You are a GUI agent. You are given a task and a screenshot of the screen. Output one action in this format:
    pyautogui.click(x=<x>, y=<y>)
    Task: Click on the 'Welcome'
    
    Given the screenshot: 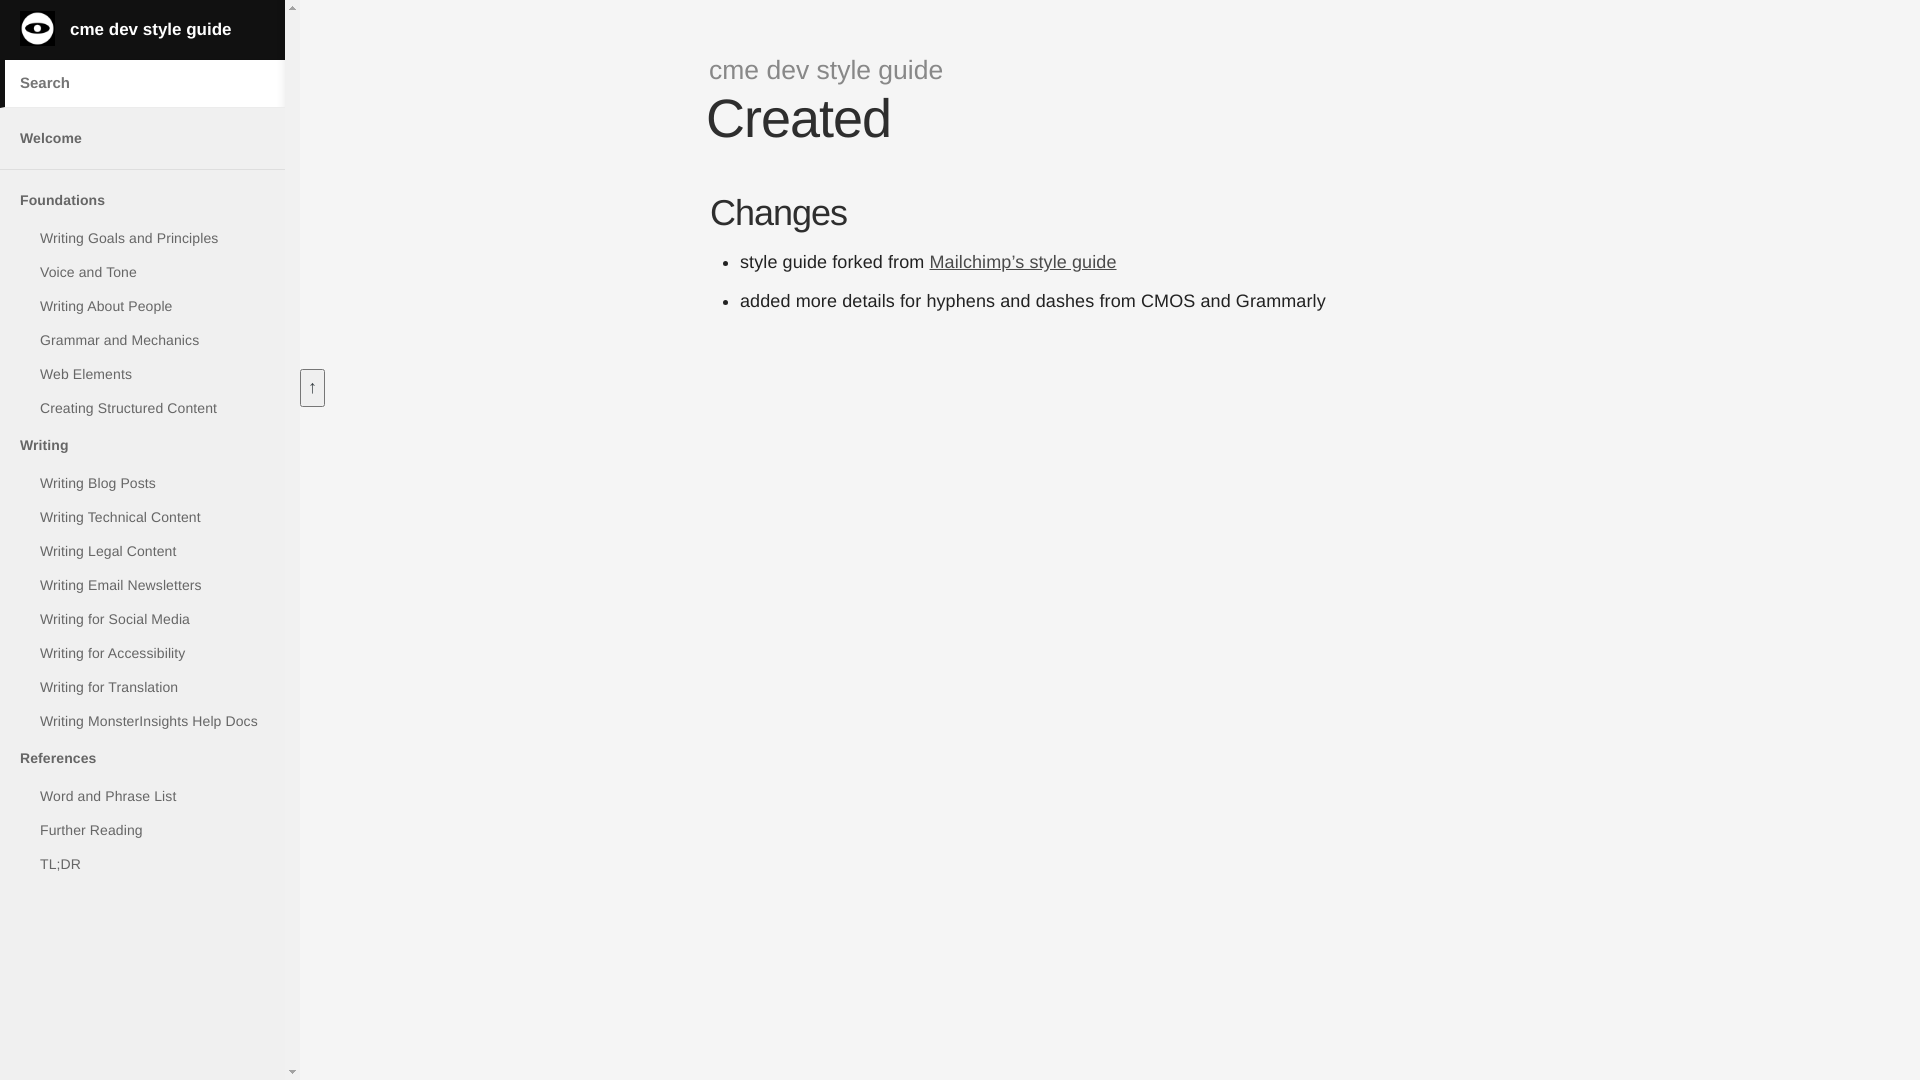 What is the action you would take?
    pyautogui.click(x=141, y=137)
    